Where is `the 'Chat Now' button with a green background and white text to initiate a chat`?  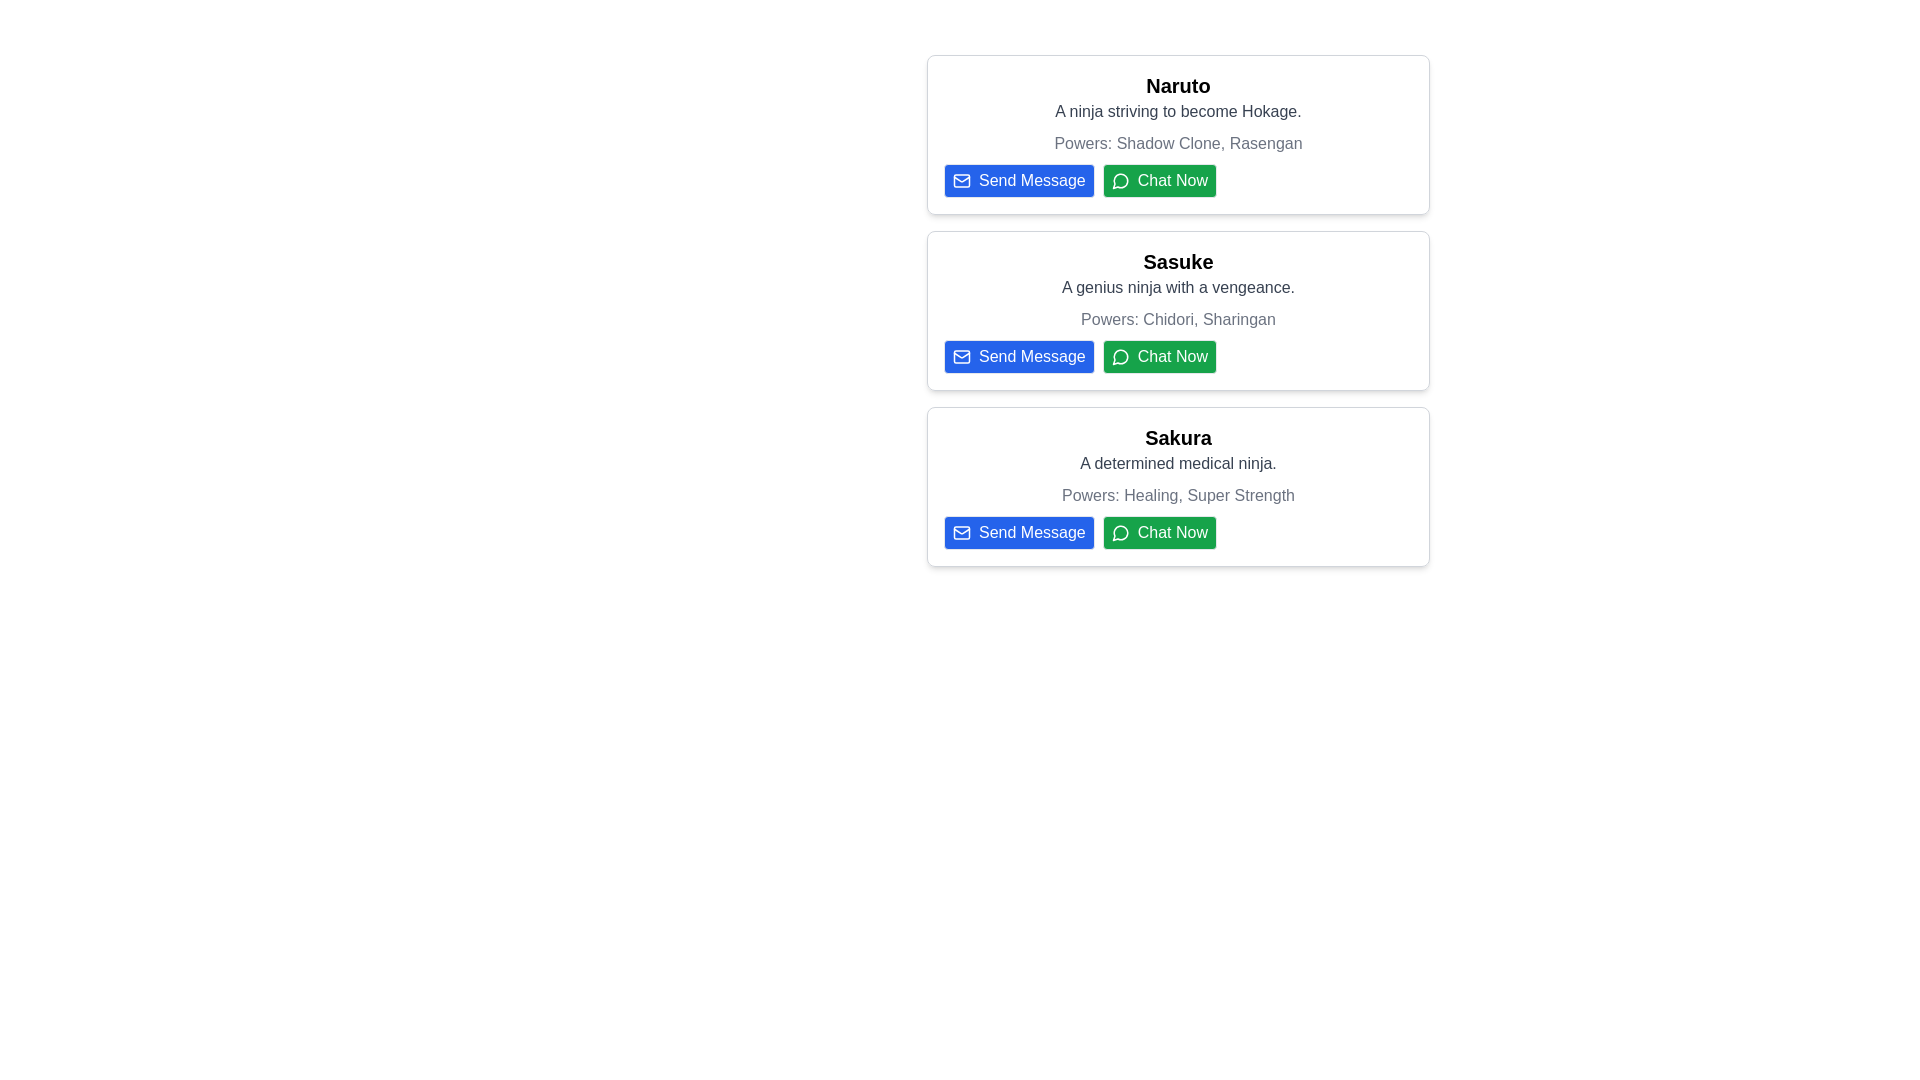 the 'Chat Now' button with a green background and white text to initiate a chat is located at coordinates (1159, 531).